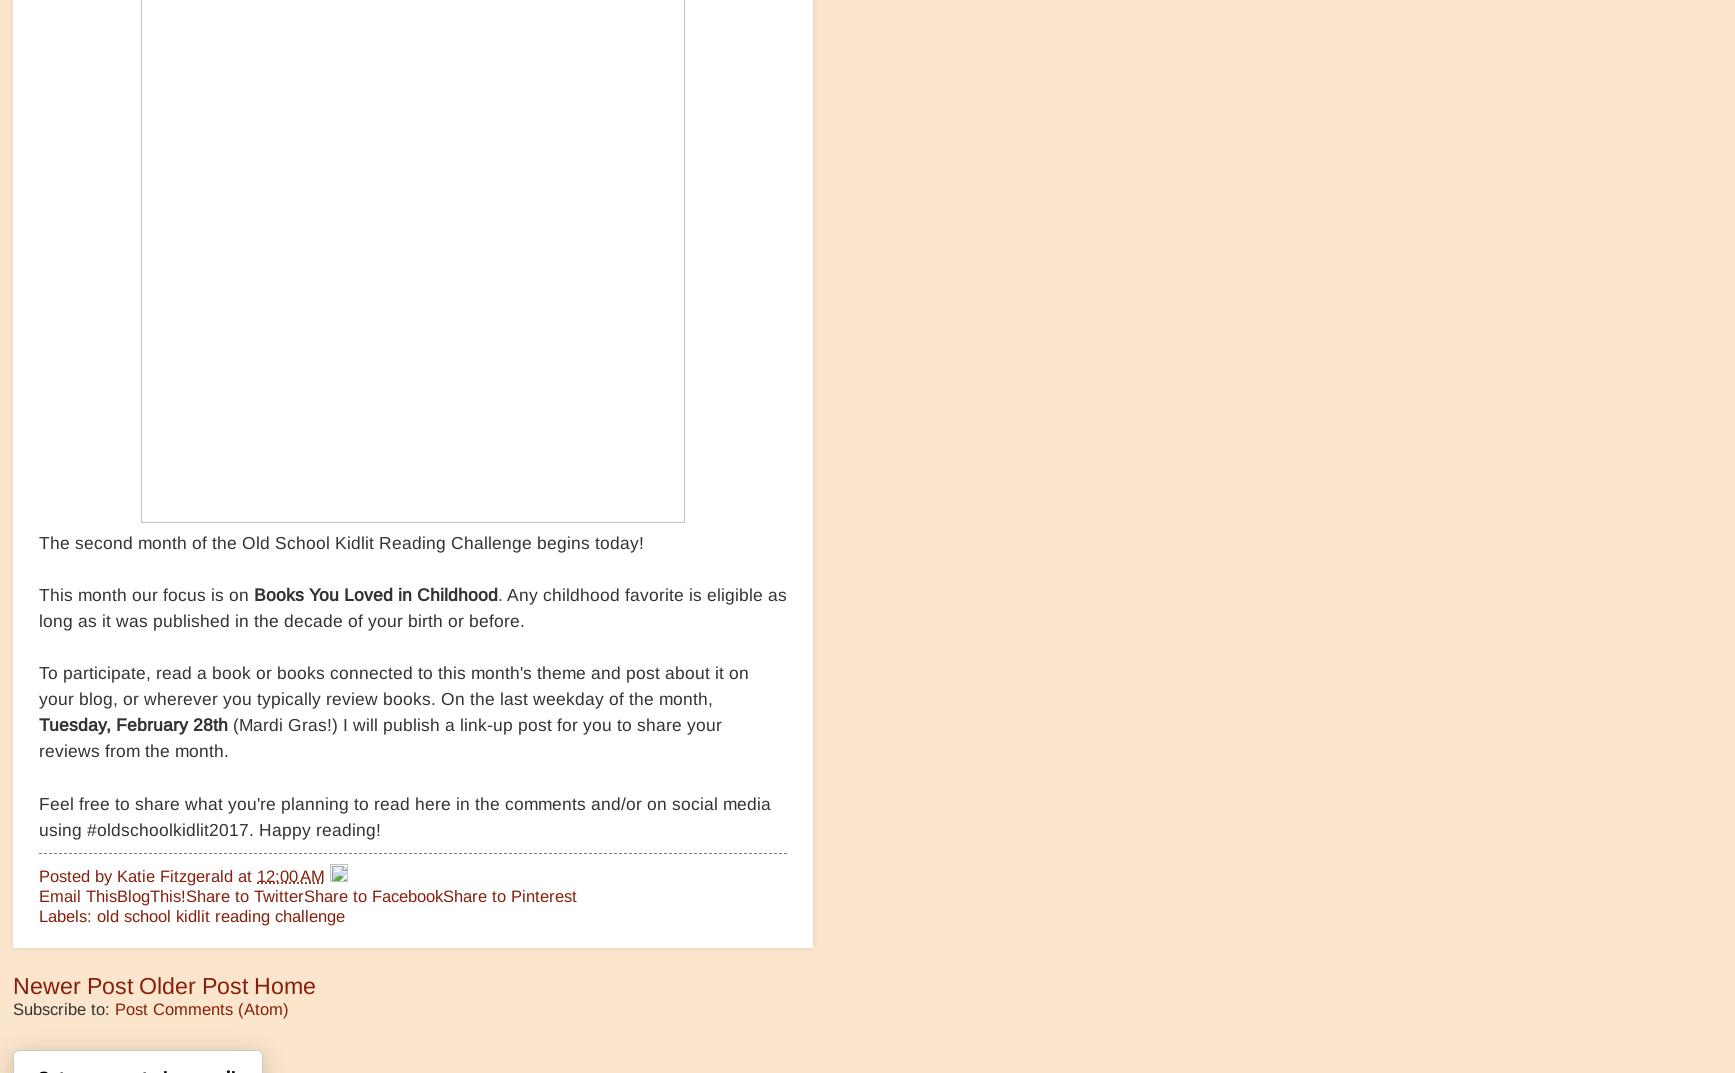 The image size is (1735, 1073). Describe the element at coordinates (78, 895) in the screenshot. I see `'Email This'` at that location.